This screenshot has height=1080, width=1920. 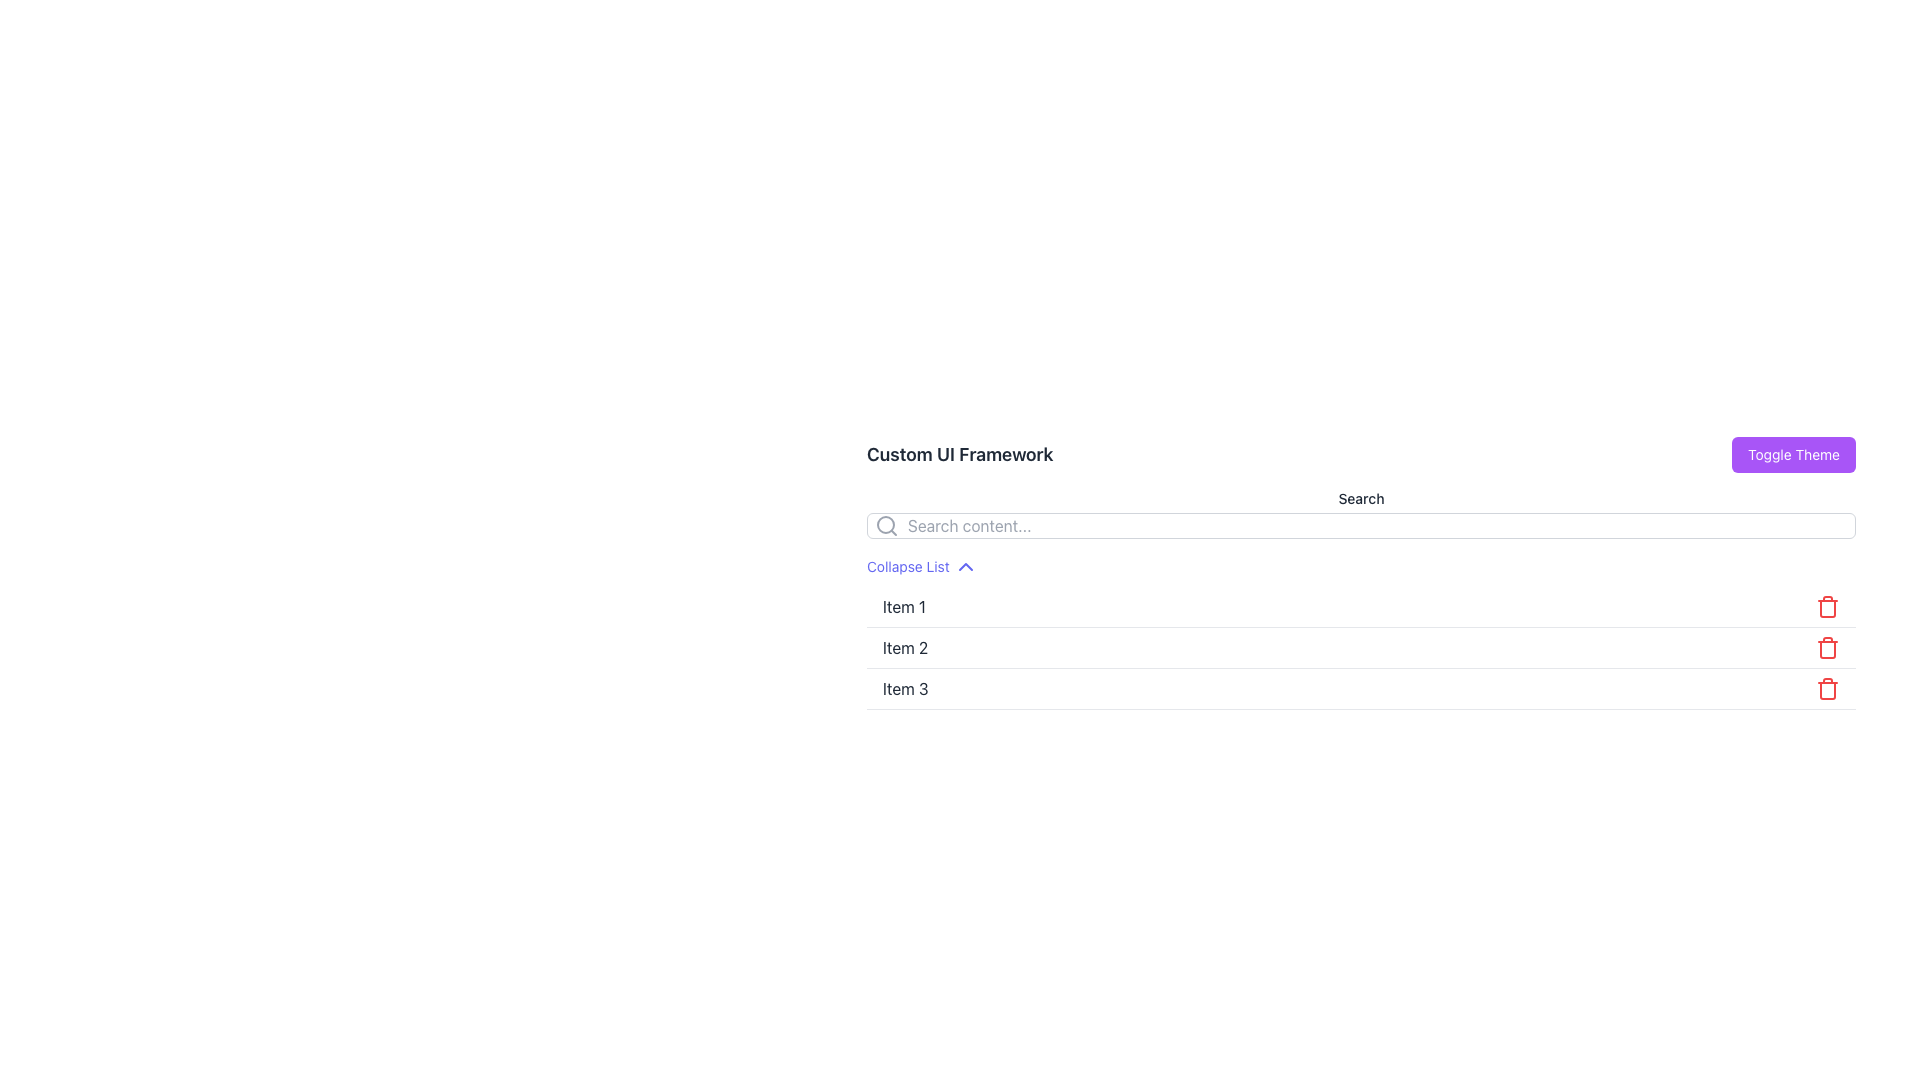 I want to click on the 'Search' text label, which is styled with a small font size and medium weight, positioned above the search input field, so click(x=1360, y=497).